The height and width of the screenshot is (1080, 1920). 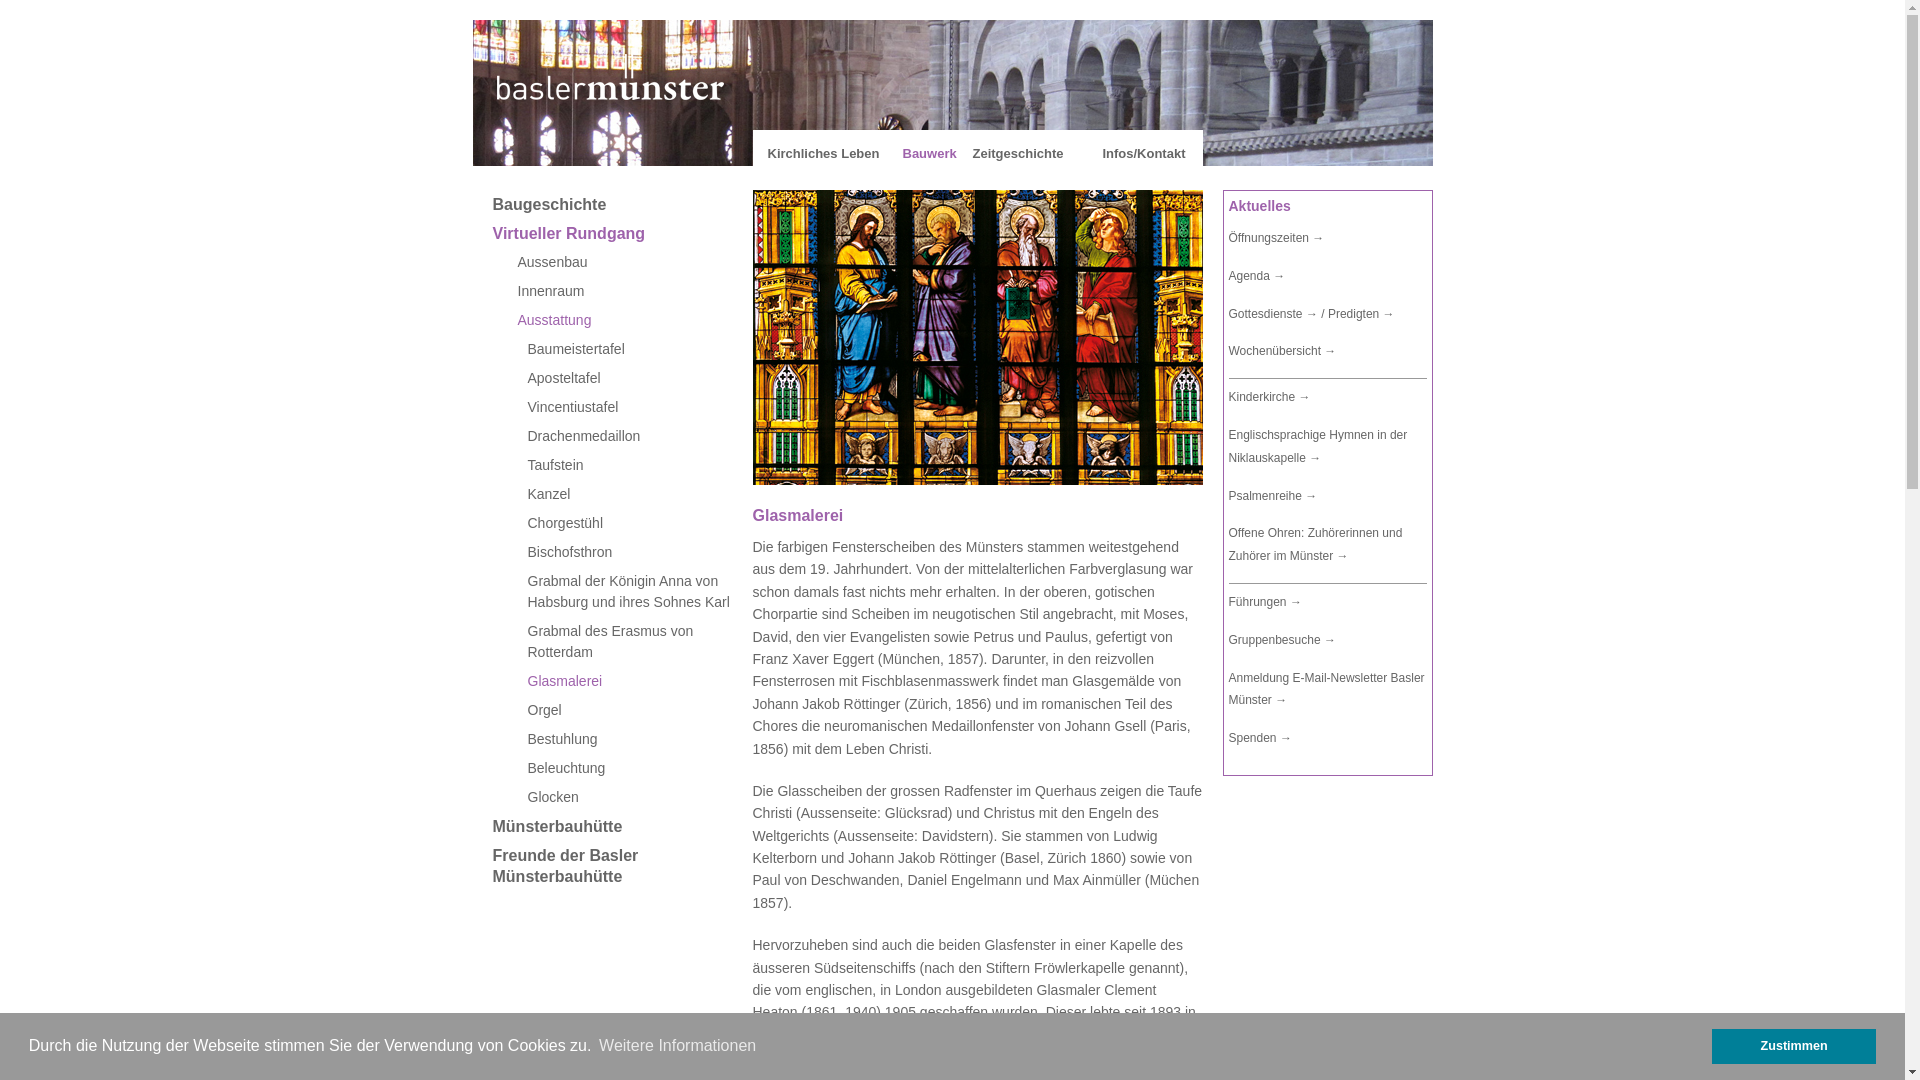 I want to click on 'Baugeschichte', so click(x=626, y=204).